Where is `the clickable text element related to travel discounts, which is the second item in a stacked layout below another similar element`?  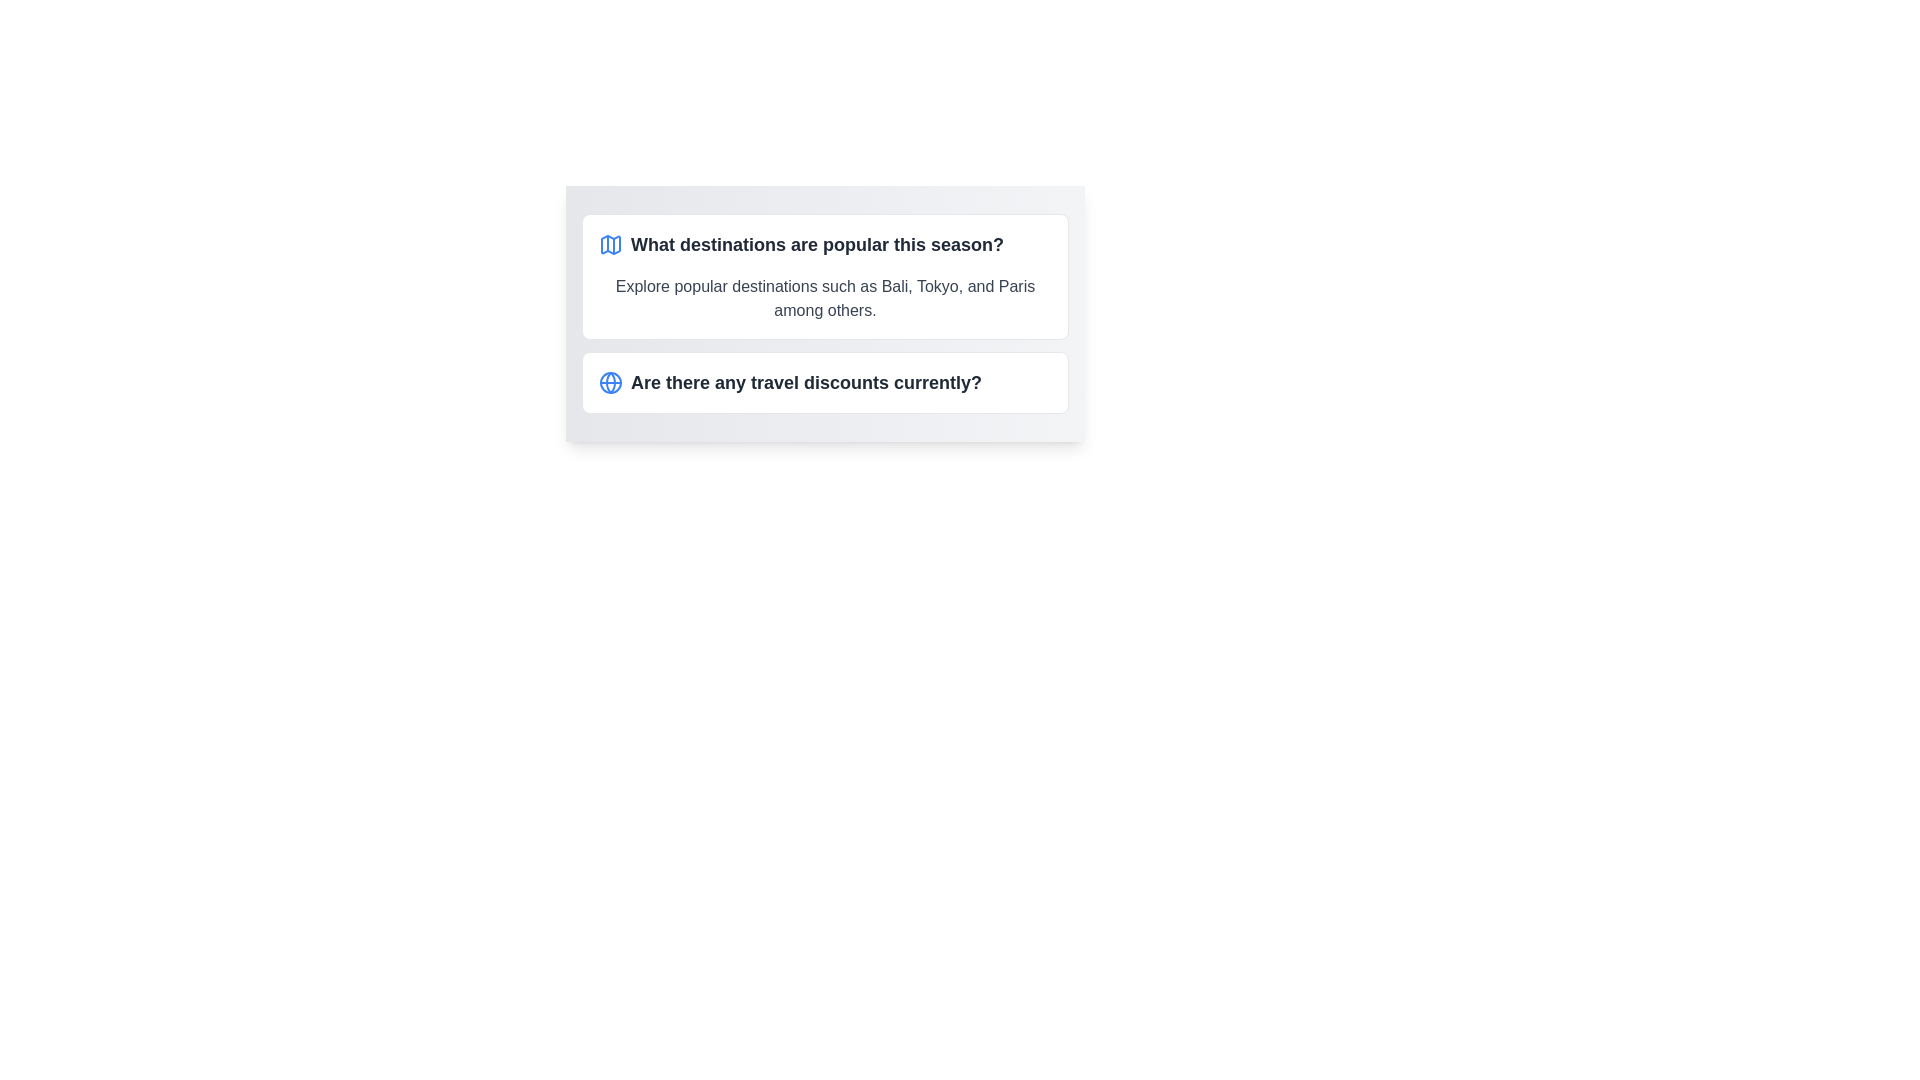 the clickable text element related to travel discounts, which is the second item in a stacked layout below another similar element is located at coordinates (789, 382).